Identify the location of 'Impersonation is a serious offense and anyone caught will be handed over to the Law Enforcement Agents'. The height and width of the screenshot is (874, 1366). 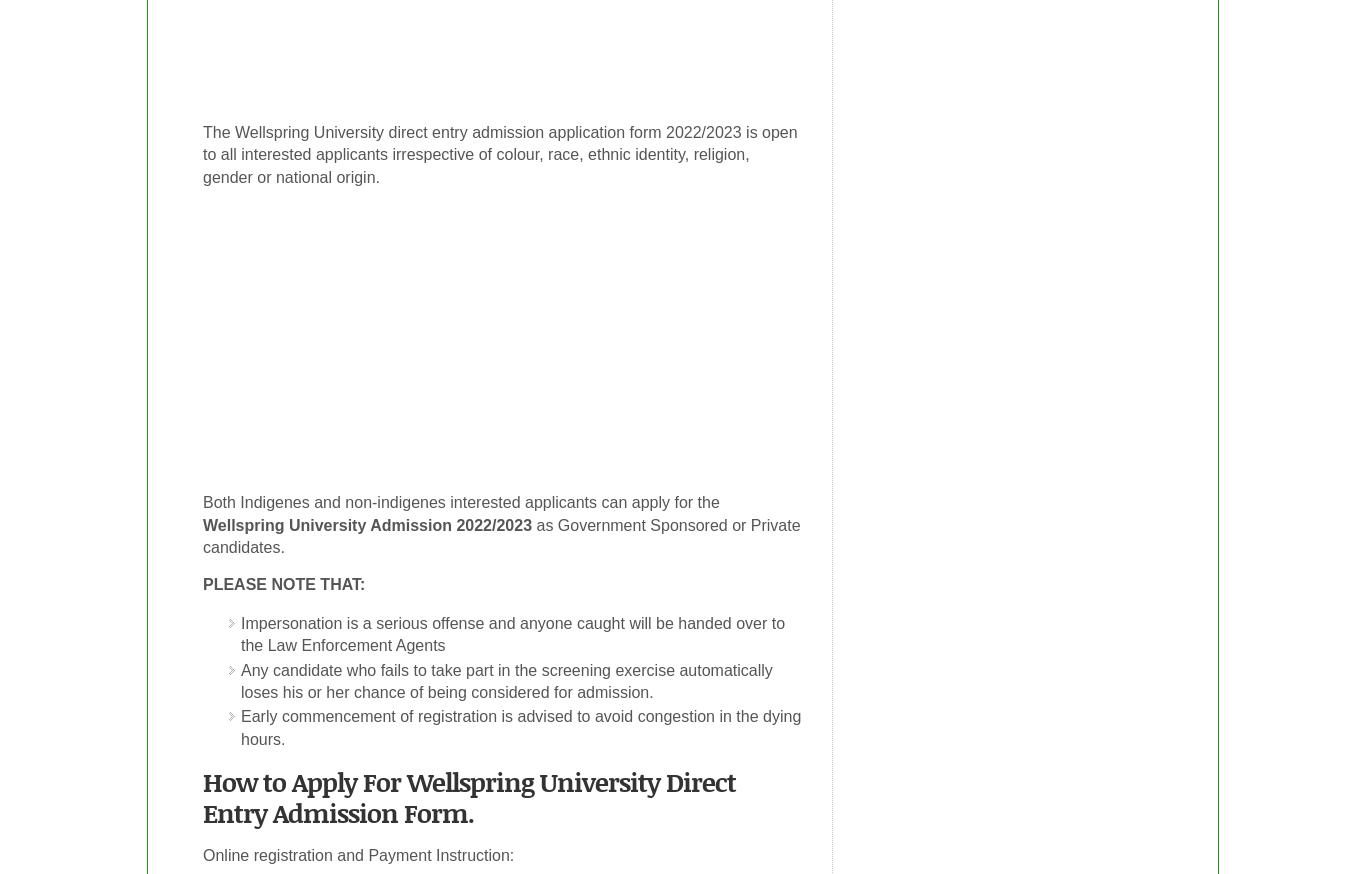
(512, 632).